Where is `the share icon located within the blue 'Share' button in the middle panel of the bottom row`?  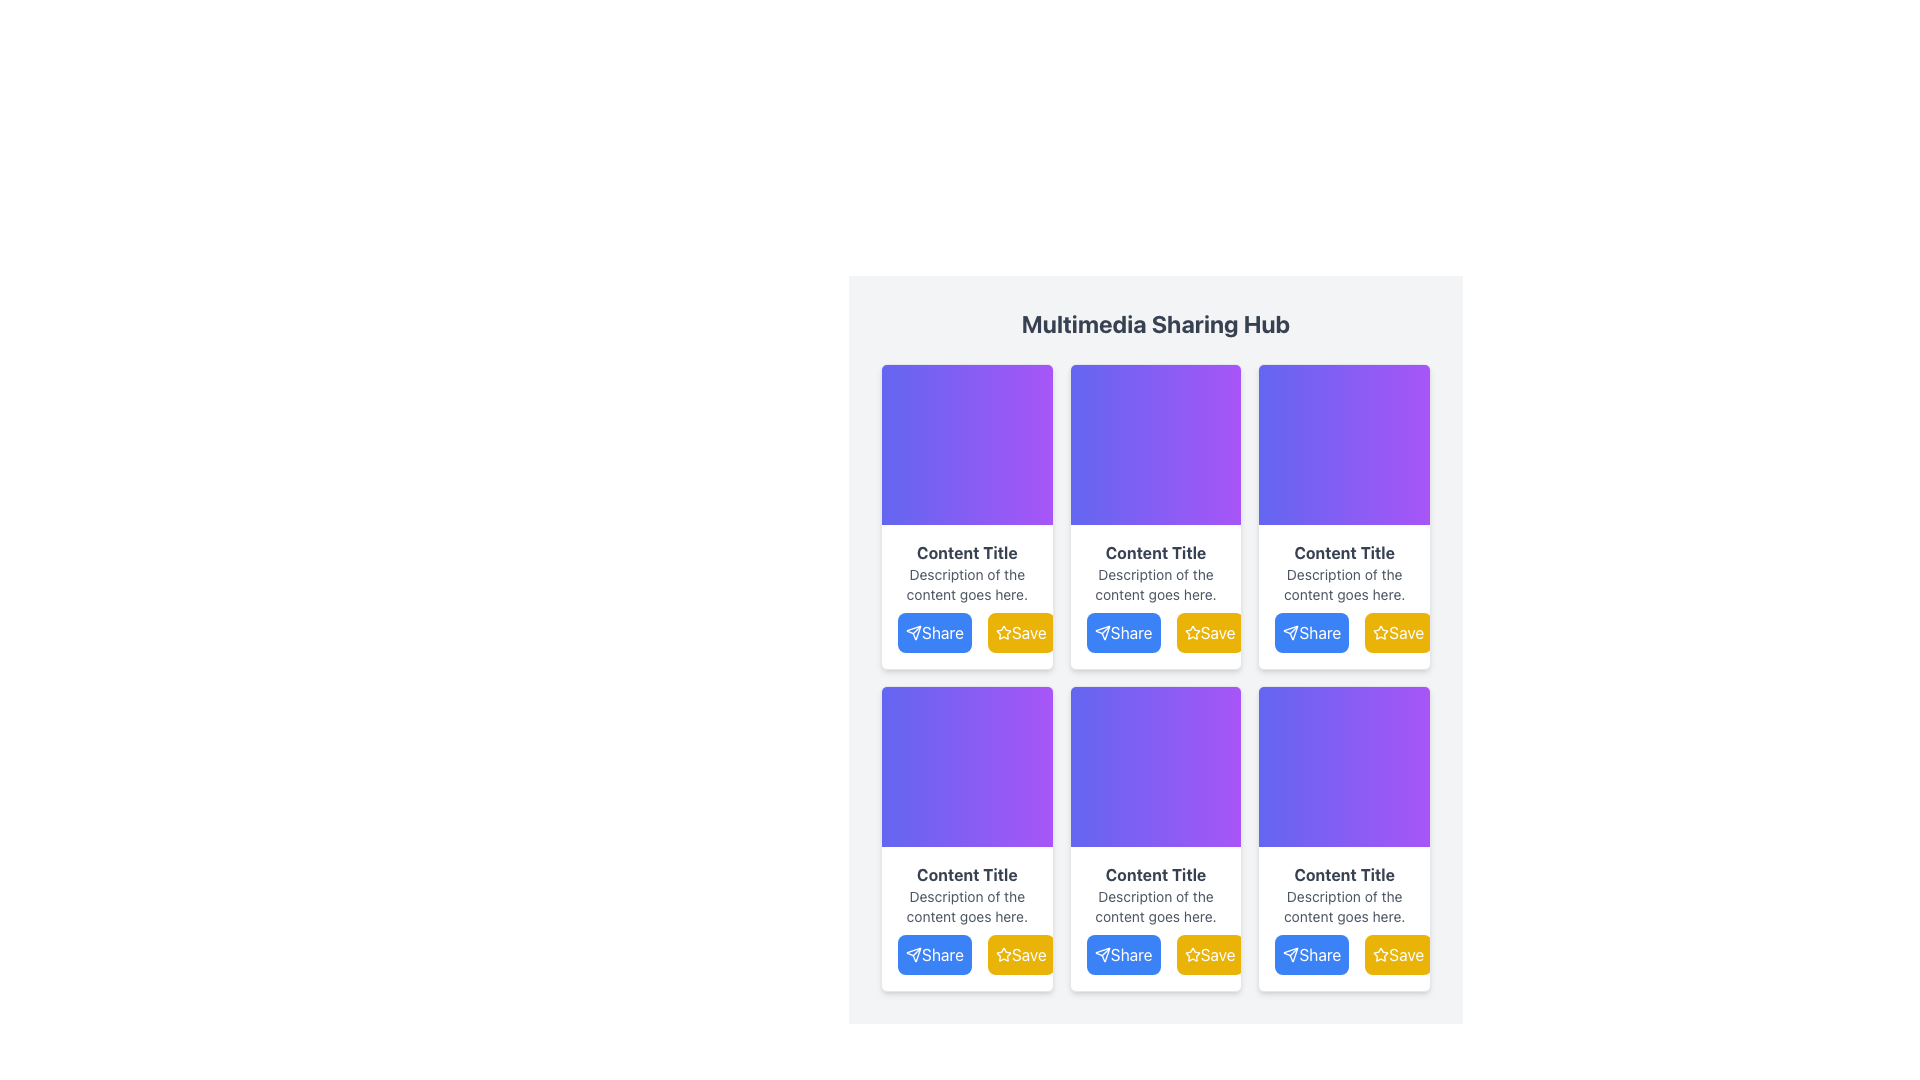 the share icon located within the blue 'Share' button in the middle panel of the bottom row is located at coordinates (1101, 954).